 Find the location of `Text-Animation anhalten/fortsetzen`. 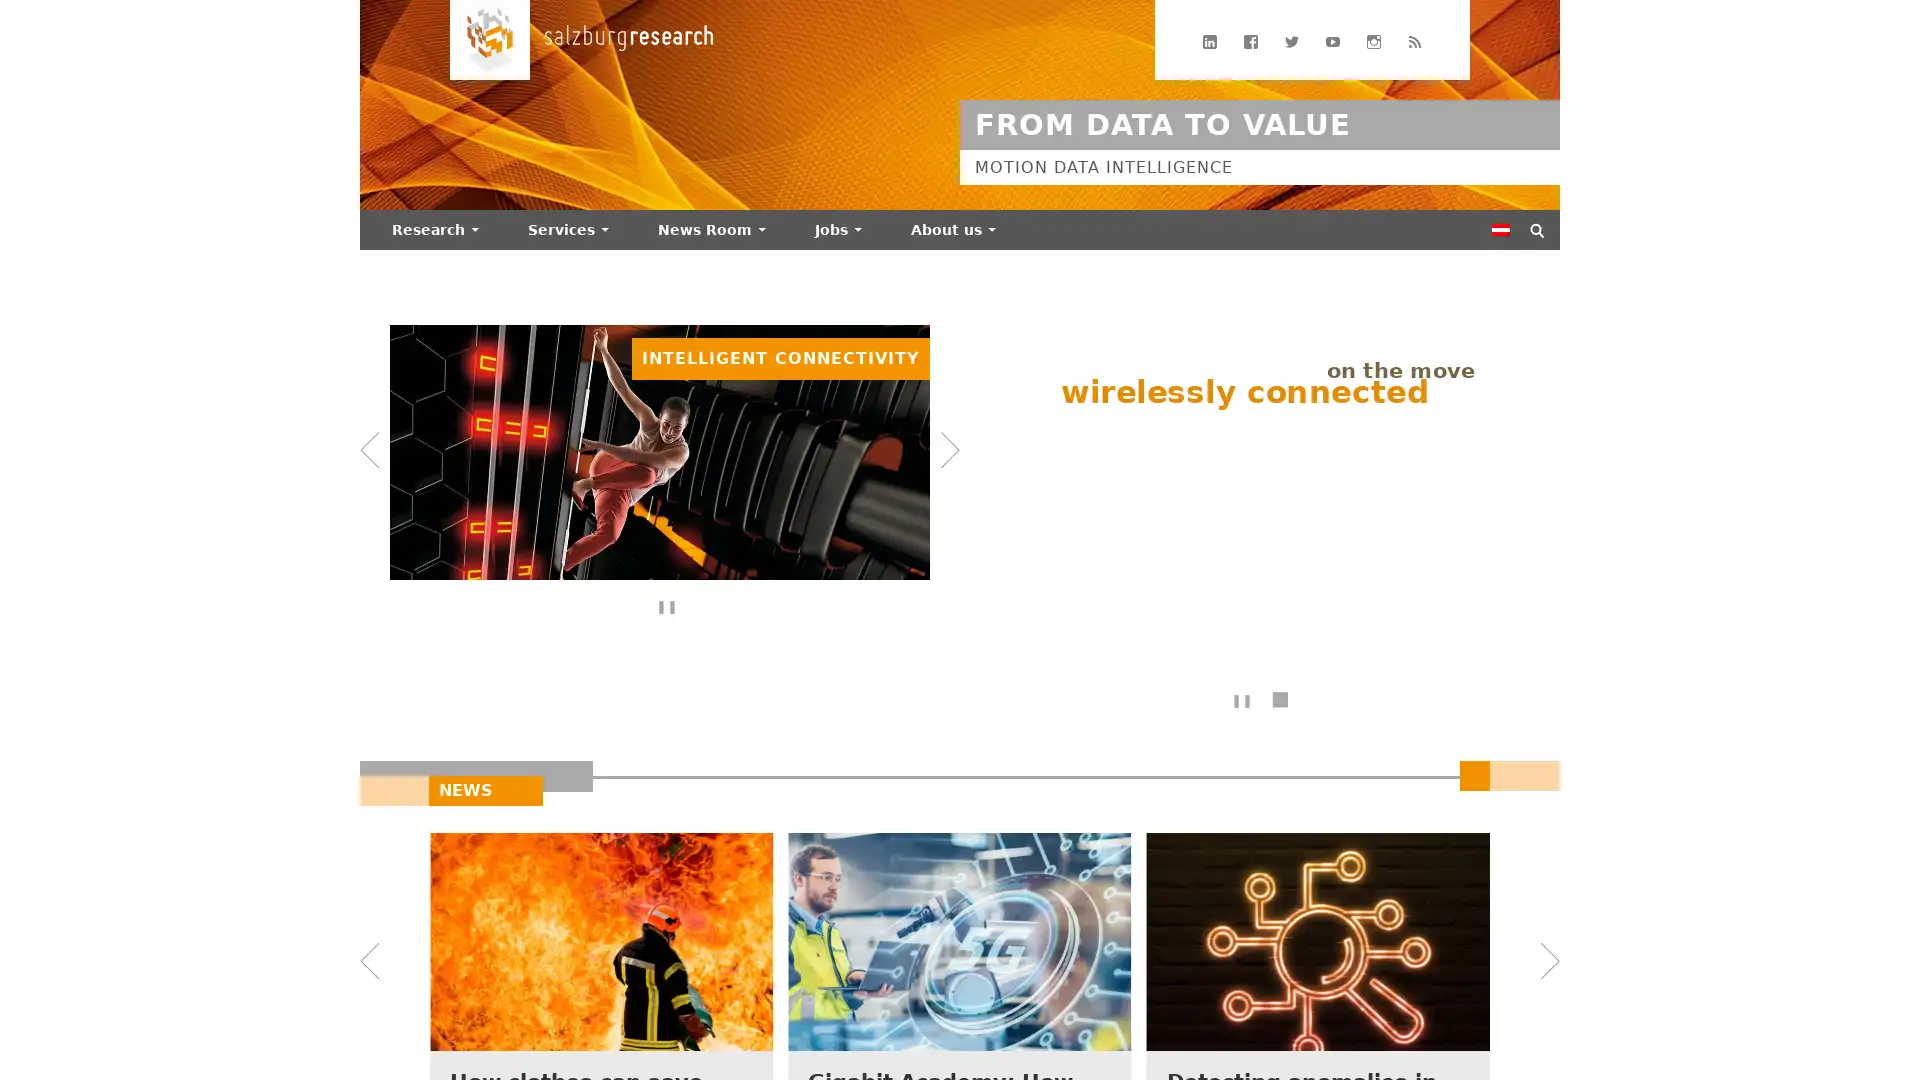

Text-Animation anhalten/fortsetzen is located at coordinates (1240, 698).